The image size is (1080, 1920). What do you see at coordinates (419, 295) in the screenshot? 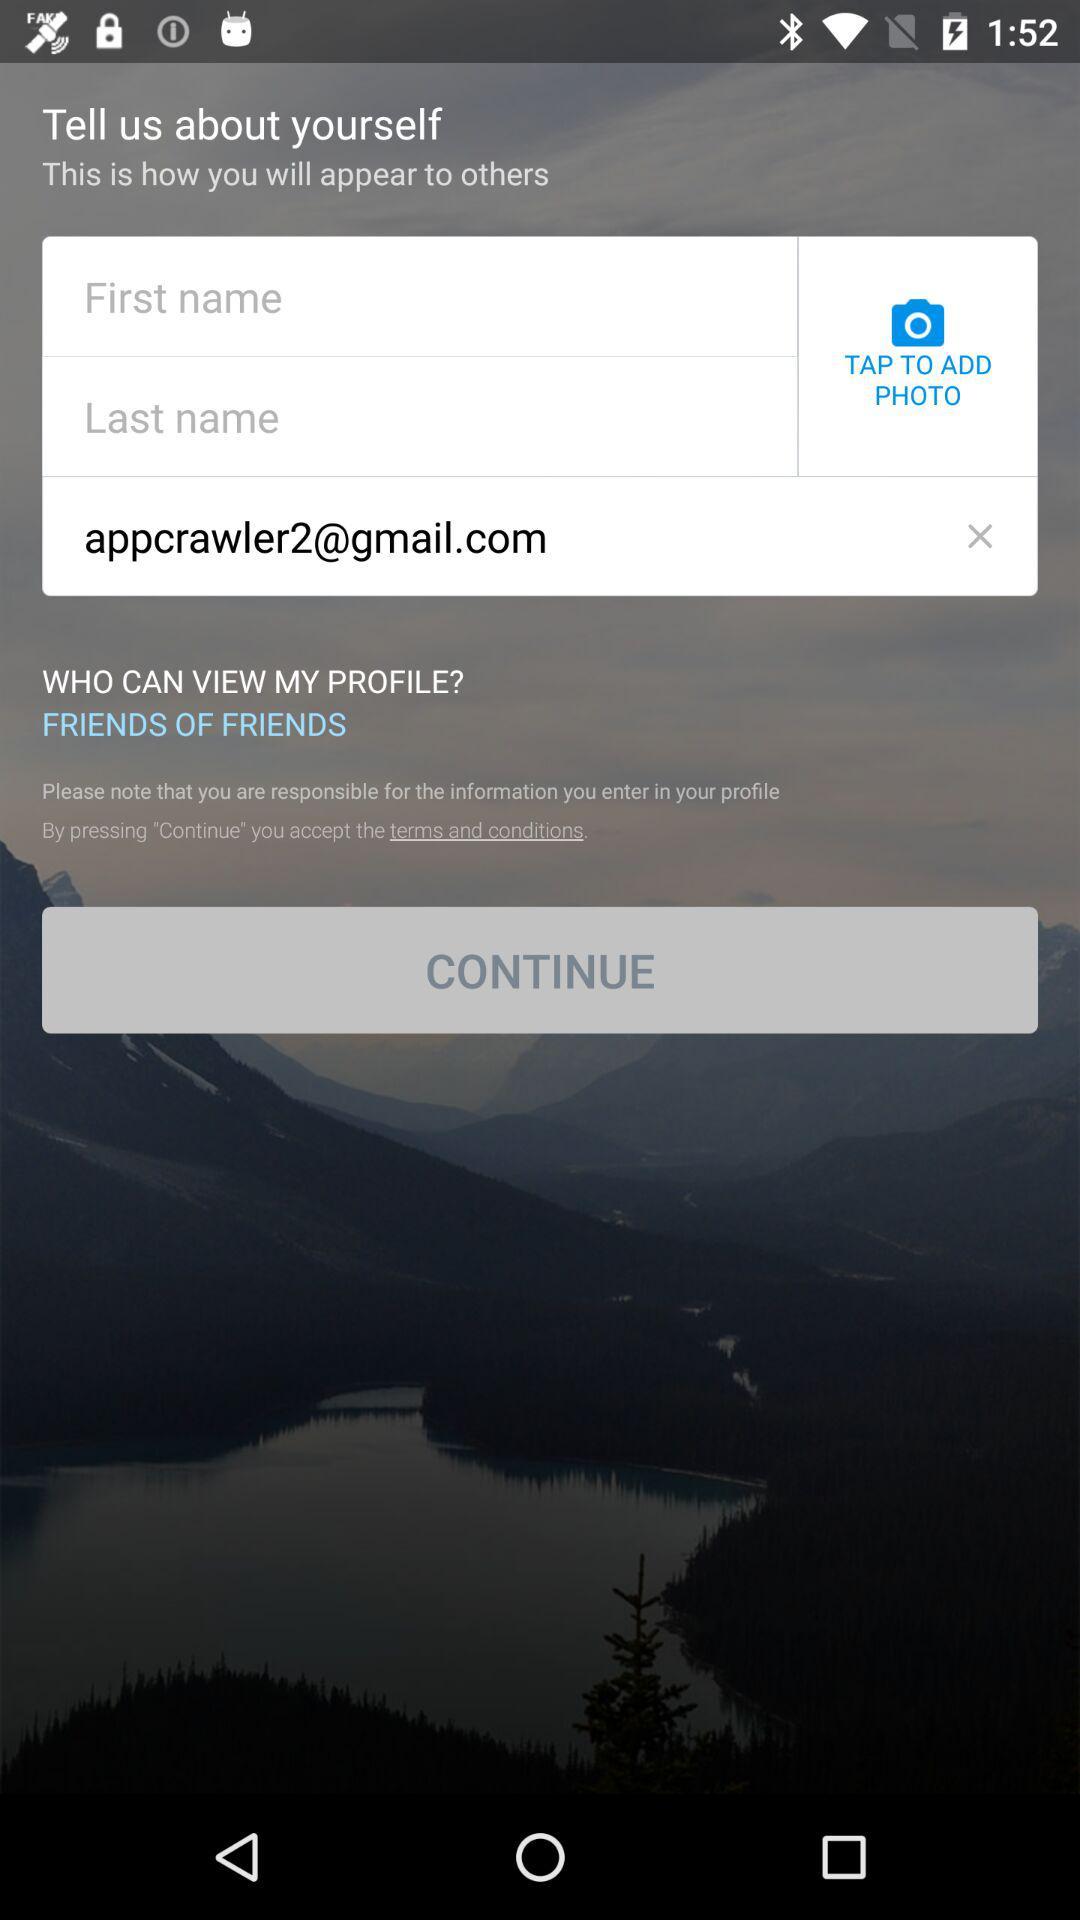
I see `put your first name` at bounding box center [419, 295].